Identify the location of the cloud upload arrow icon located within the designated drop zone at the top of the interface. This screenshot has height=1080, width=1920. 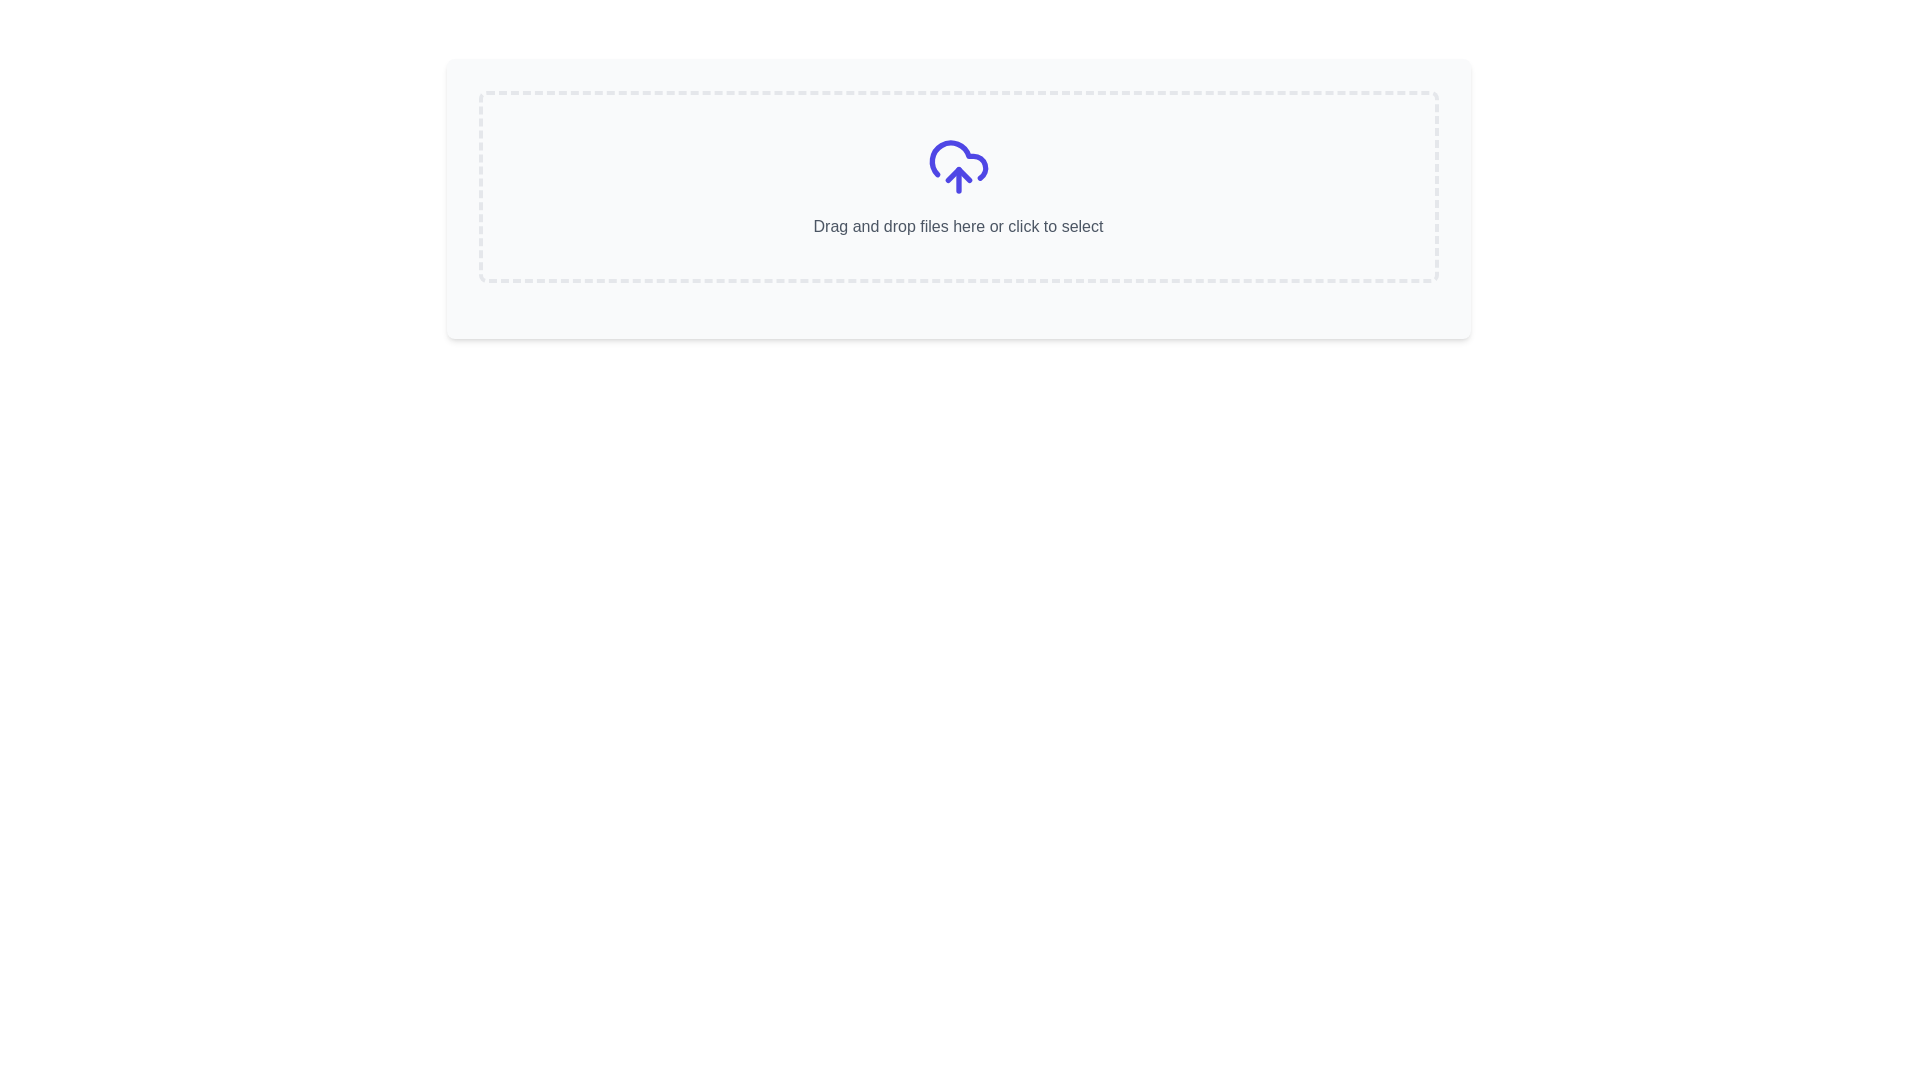
(957, 173).